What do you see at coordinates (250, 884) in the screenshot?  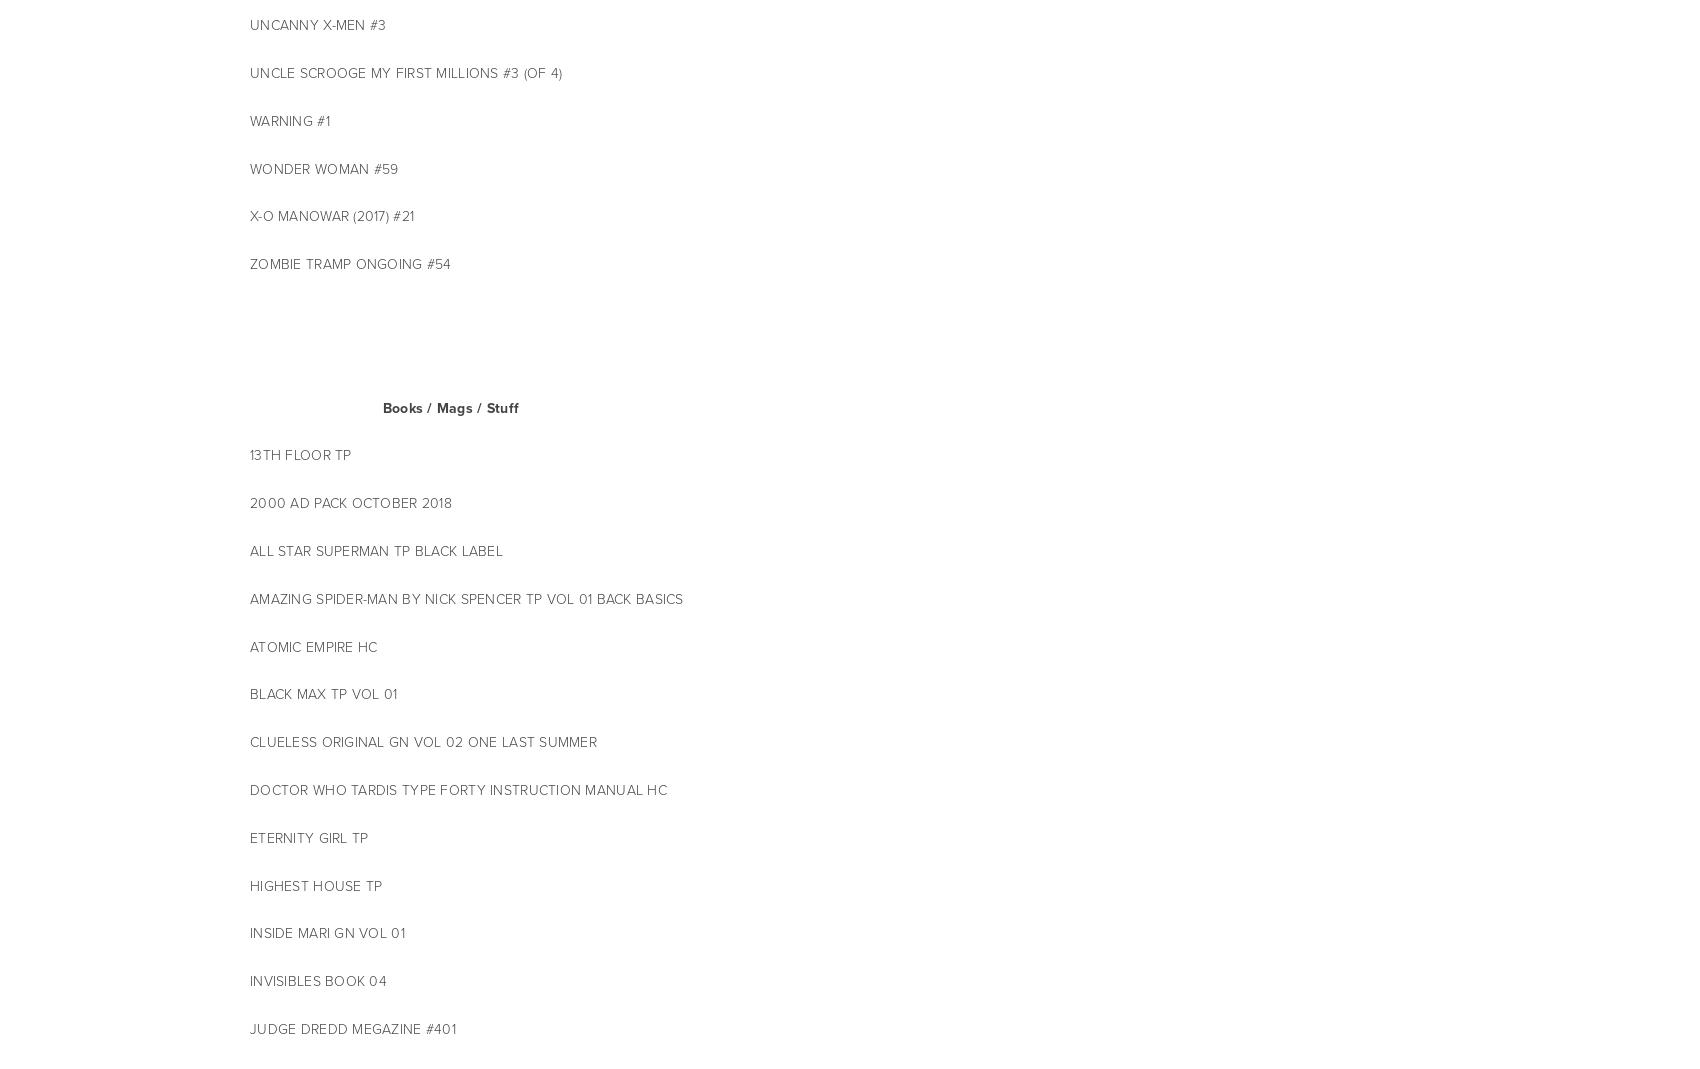 I see `'HIGHEST HOUSE TP'` at bounding box center [250, 884].